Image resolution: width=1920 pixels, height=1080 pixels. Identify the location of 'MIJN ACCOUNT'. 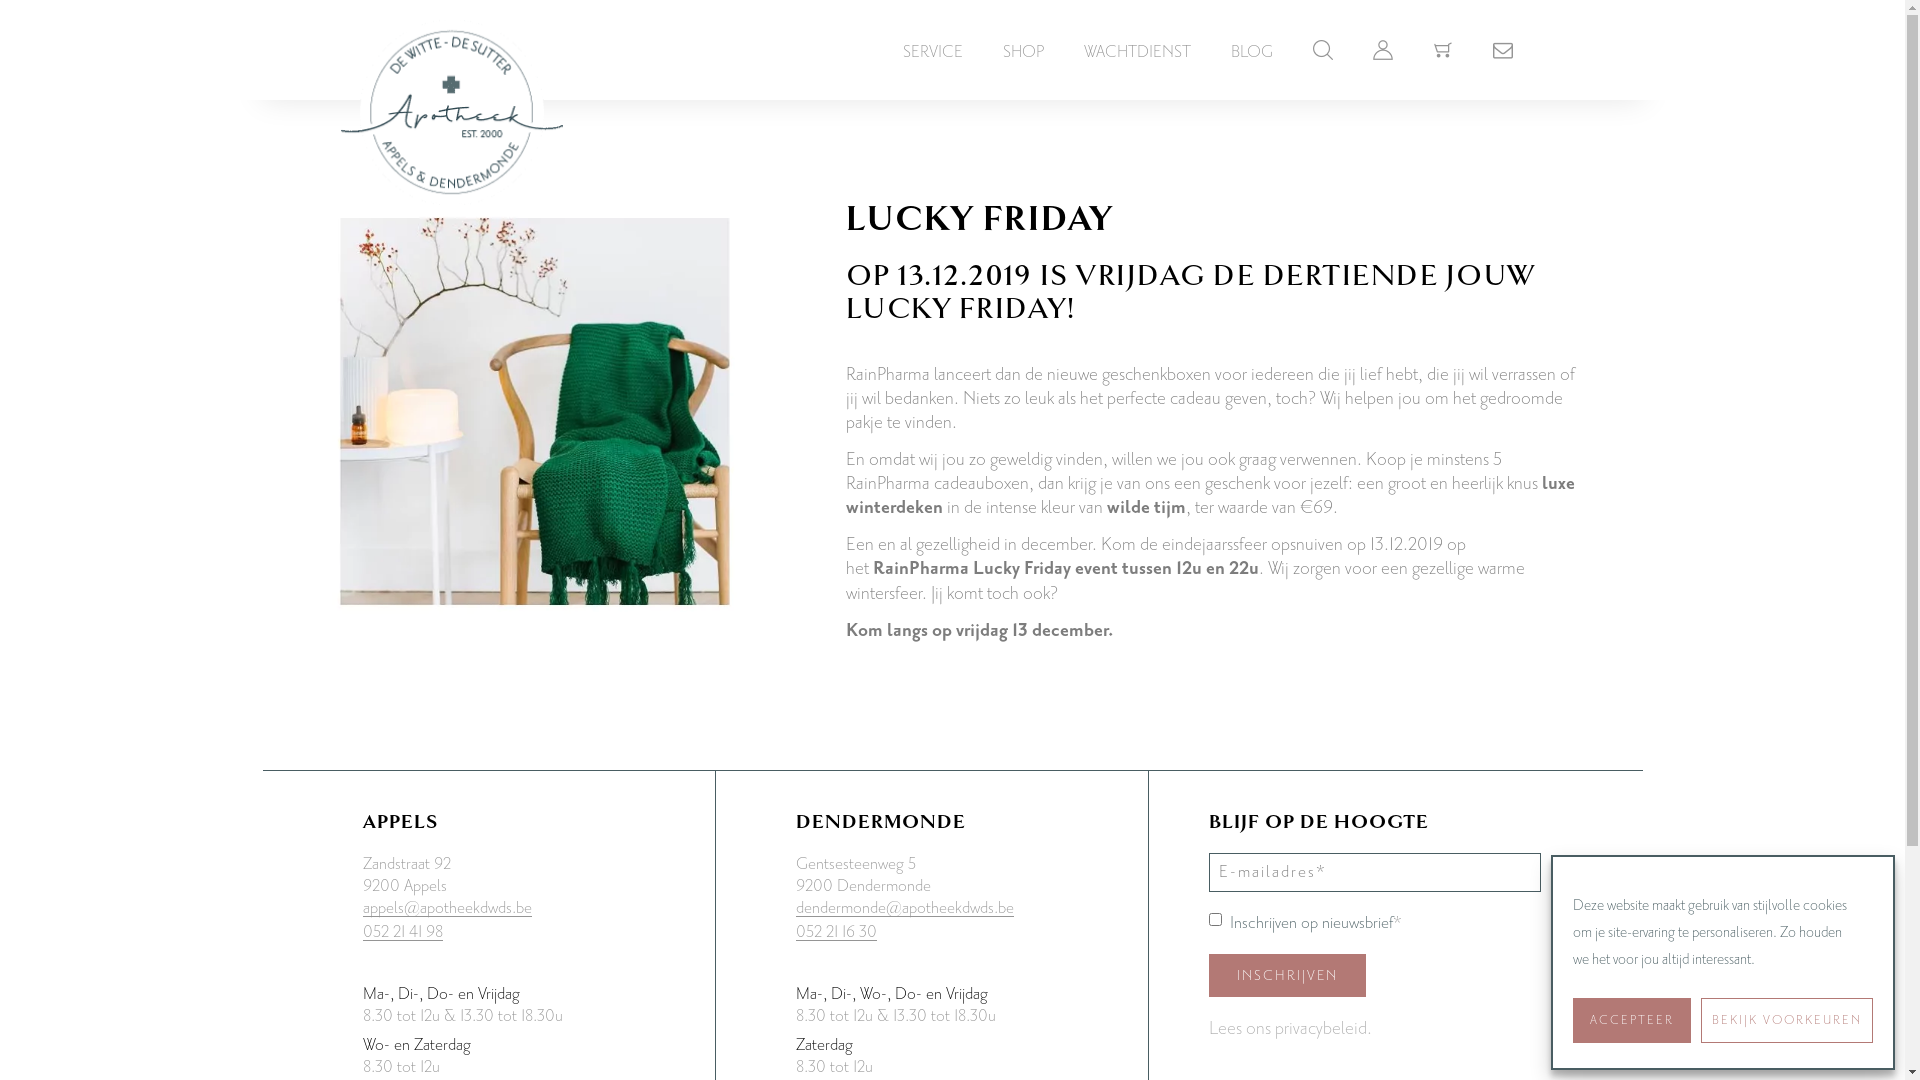
(1381, 45).